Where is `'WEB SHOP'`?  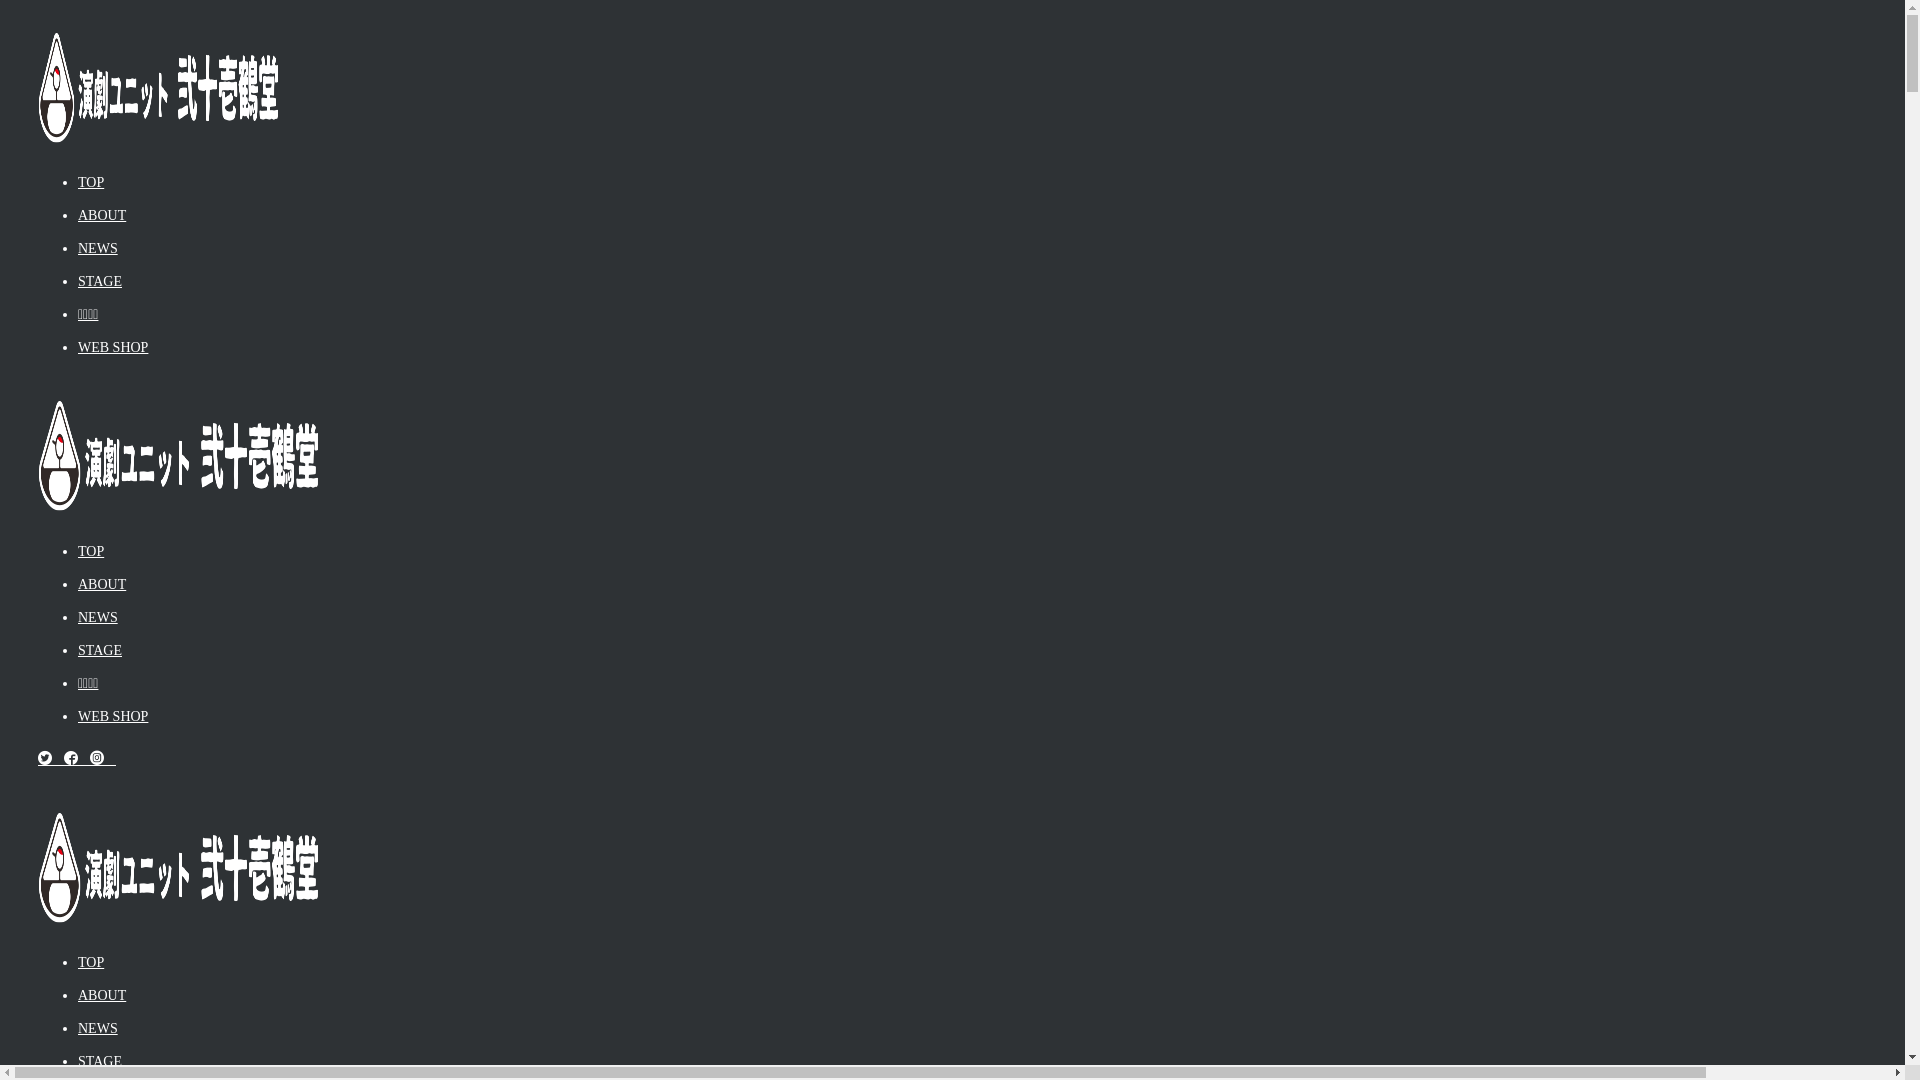 'WEB SHOP' is located at coordinates (112, 714).